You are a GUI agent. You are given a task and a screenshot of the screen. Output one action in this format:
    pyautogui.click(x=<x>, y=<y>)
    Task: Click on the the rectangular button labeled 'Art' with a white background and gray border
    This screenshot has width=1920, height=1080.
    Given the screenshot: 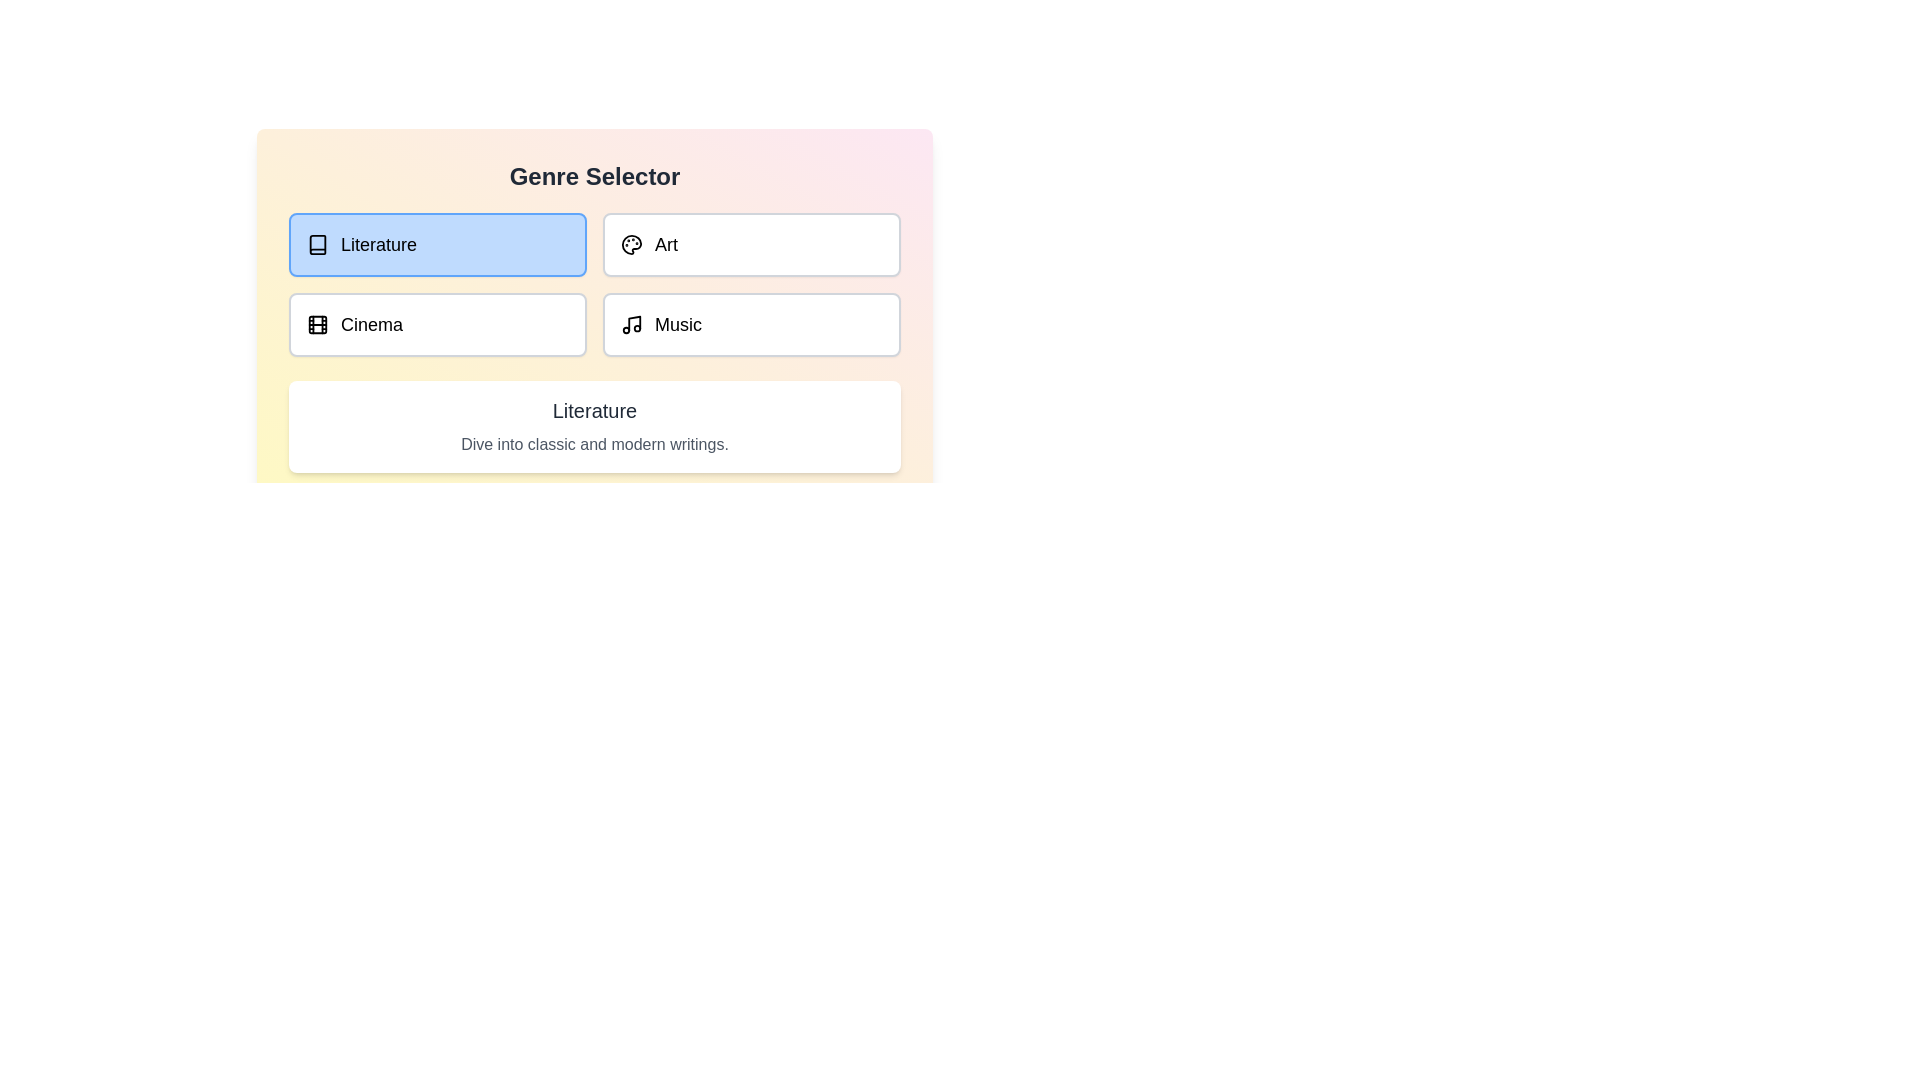 What is the action you would take?
    pyautogui.click(x=751, y=244)
    